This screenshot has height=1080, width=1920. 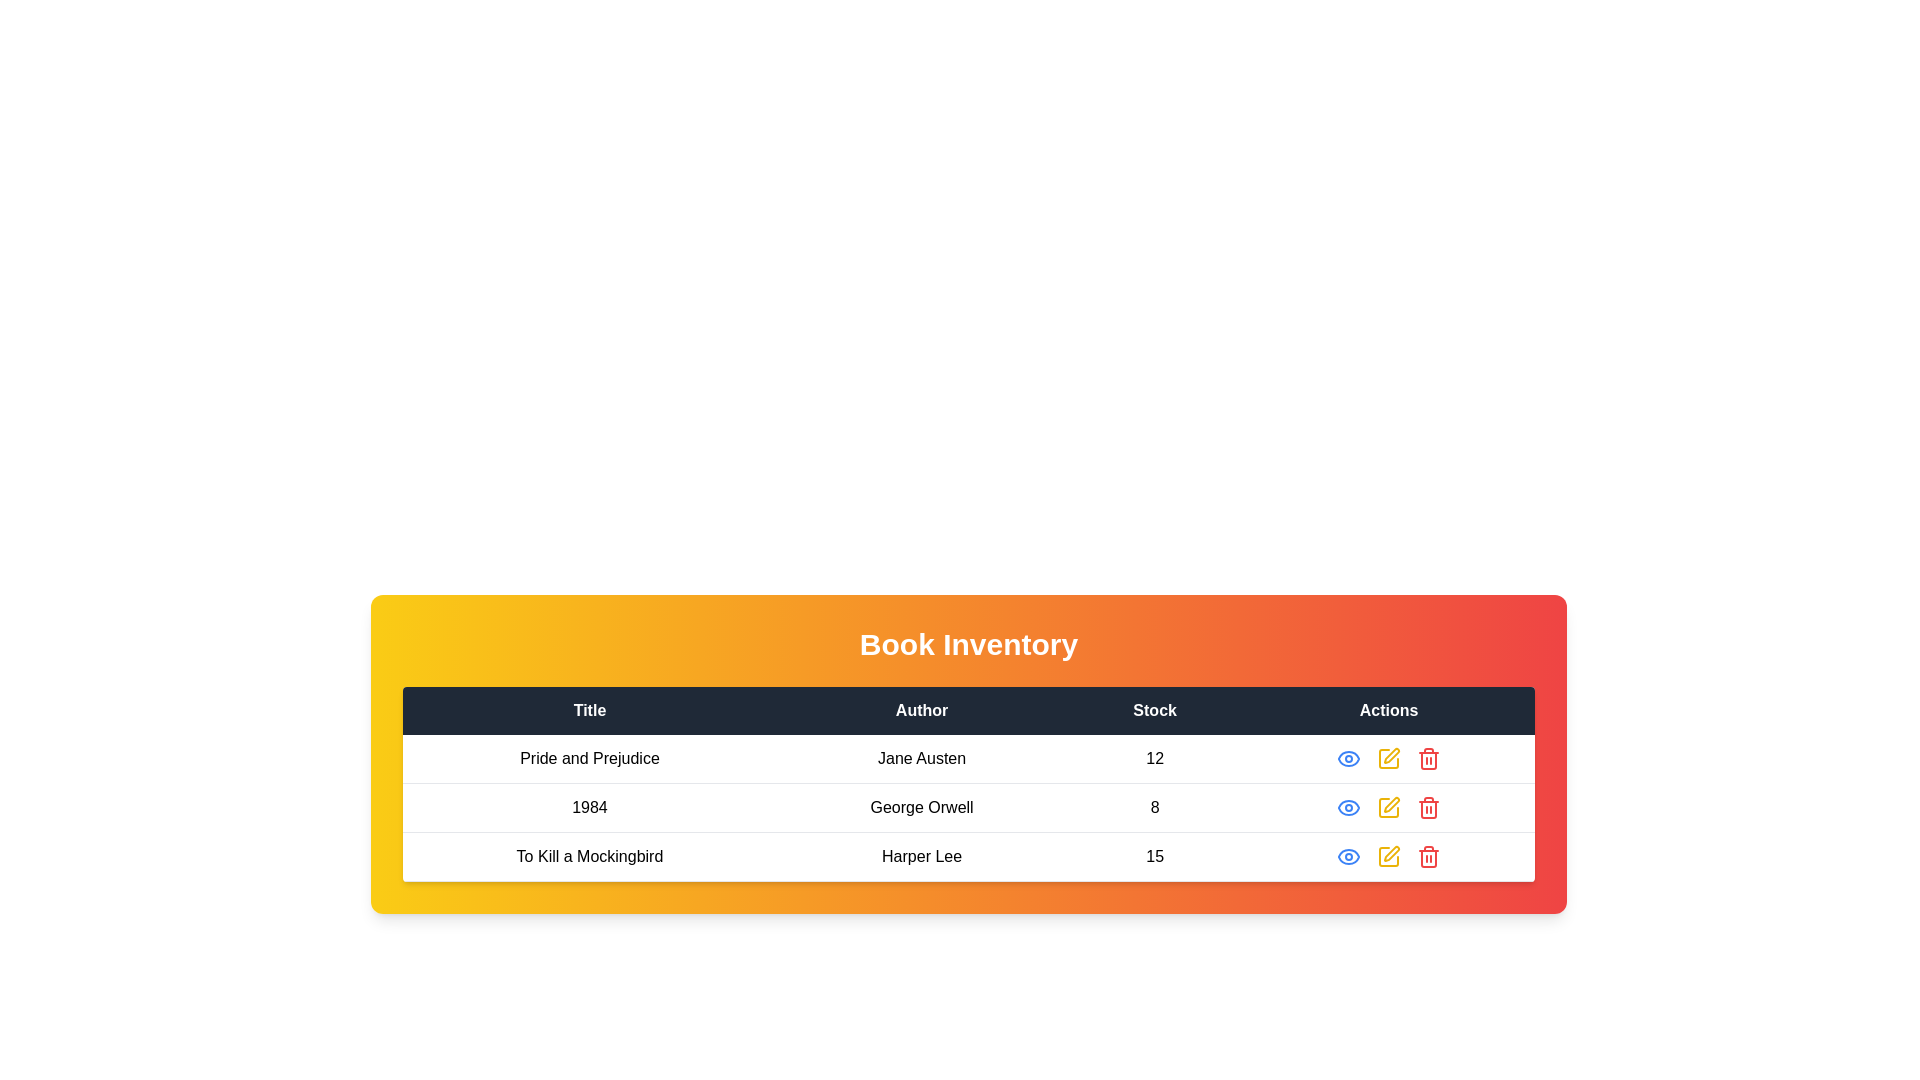 What do you see at coordinates (969, 855) in the screenshot?
I see `the table row displaying the book title 'To Kill a Mockingbird', author 'Harper Lee', and stock count '15'` at bounding box center [969, 855].